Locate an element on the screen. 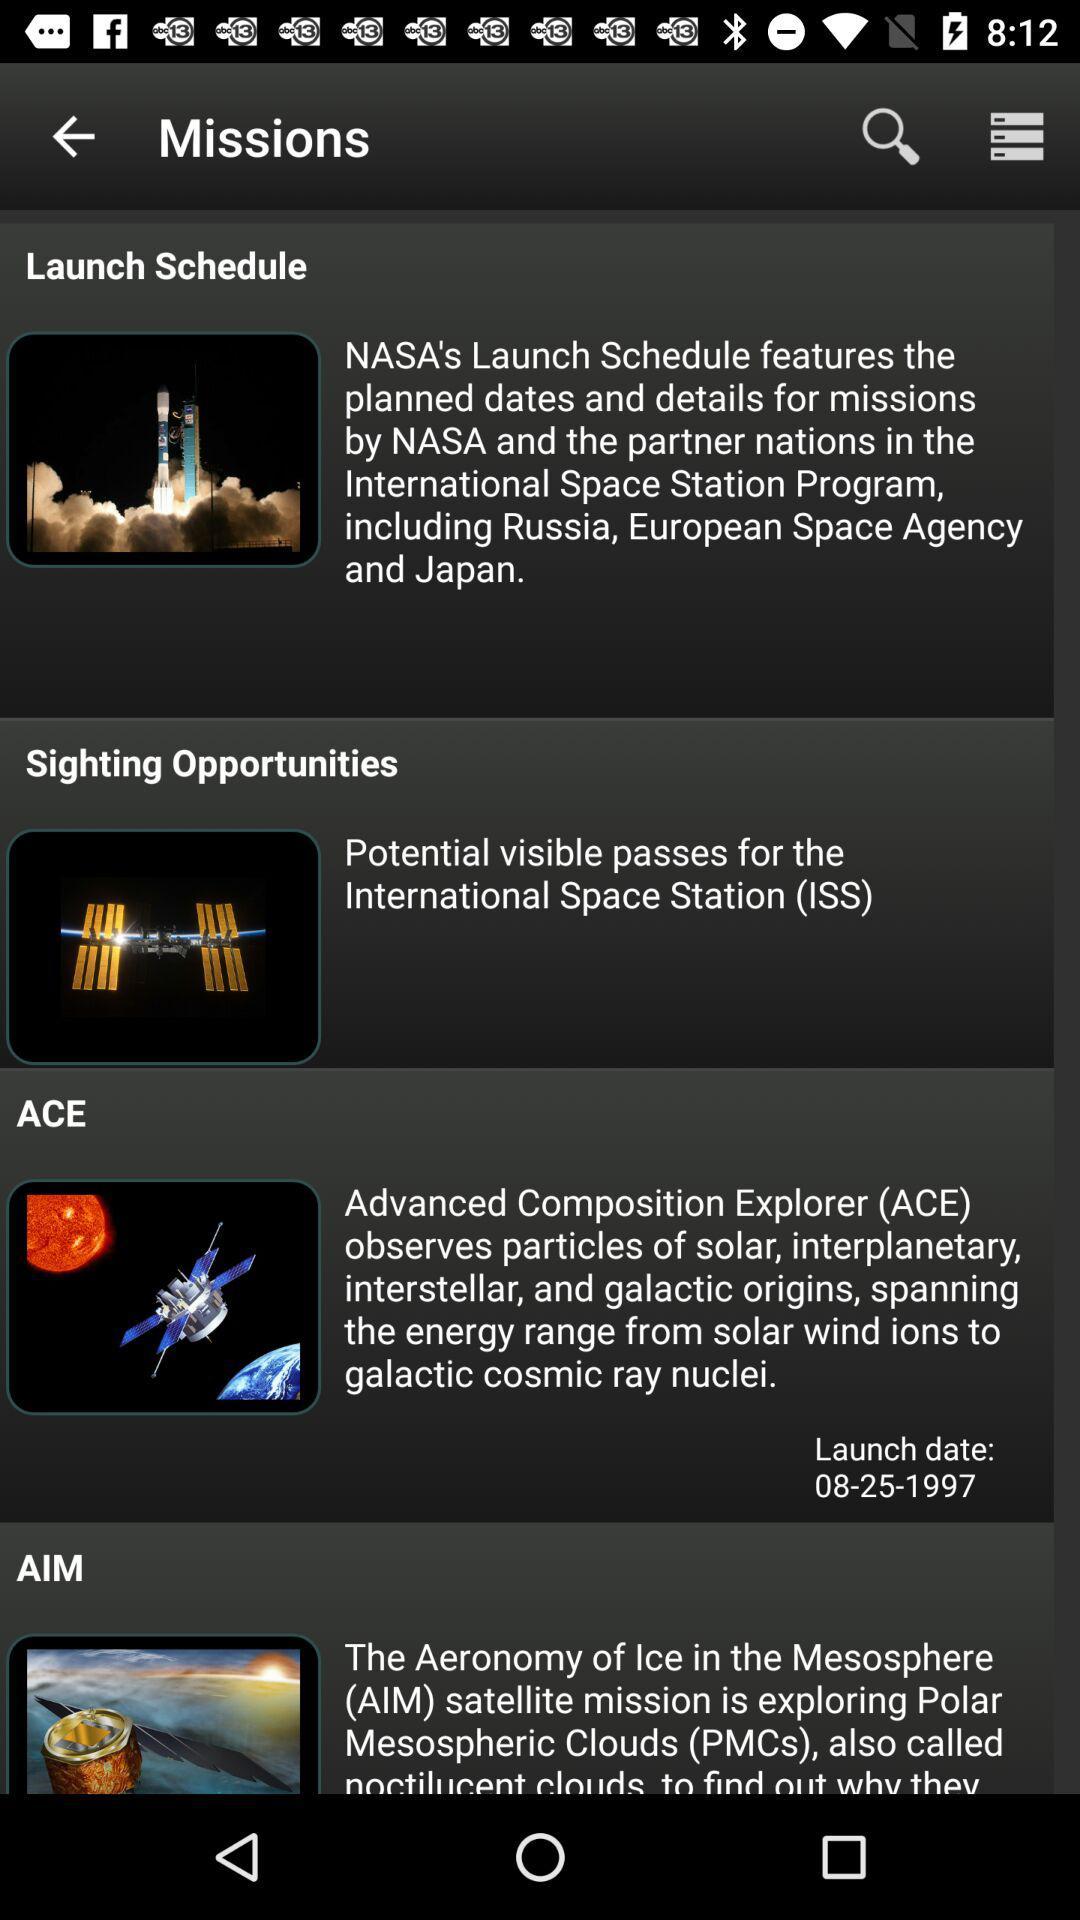 The width and height of the screenshot is (1080, 1920). the nasa s launch item is located at coordinates (696, 459).